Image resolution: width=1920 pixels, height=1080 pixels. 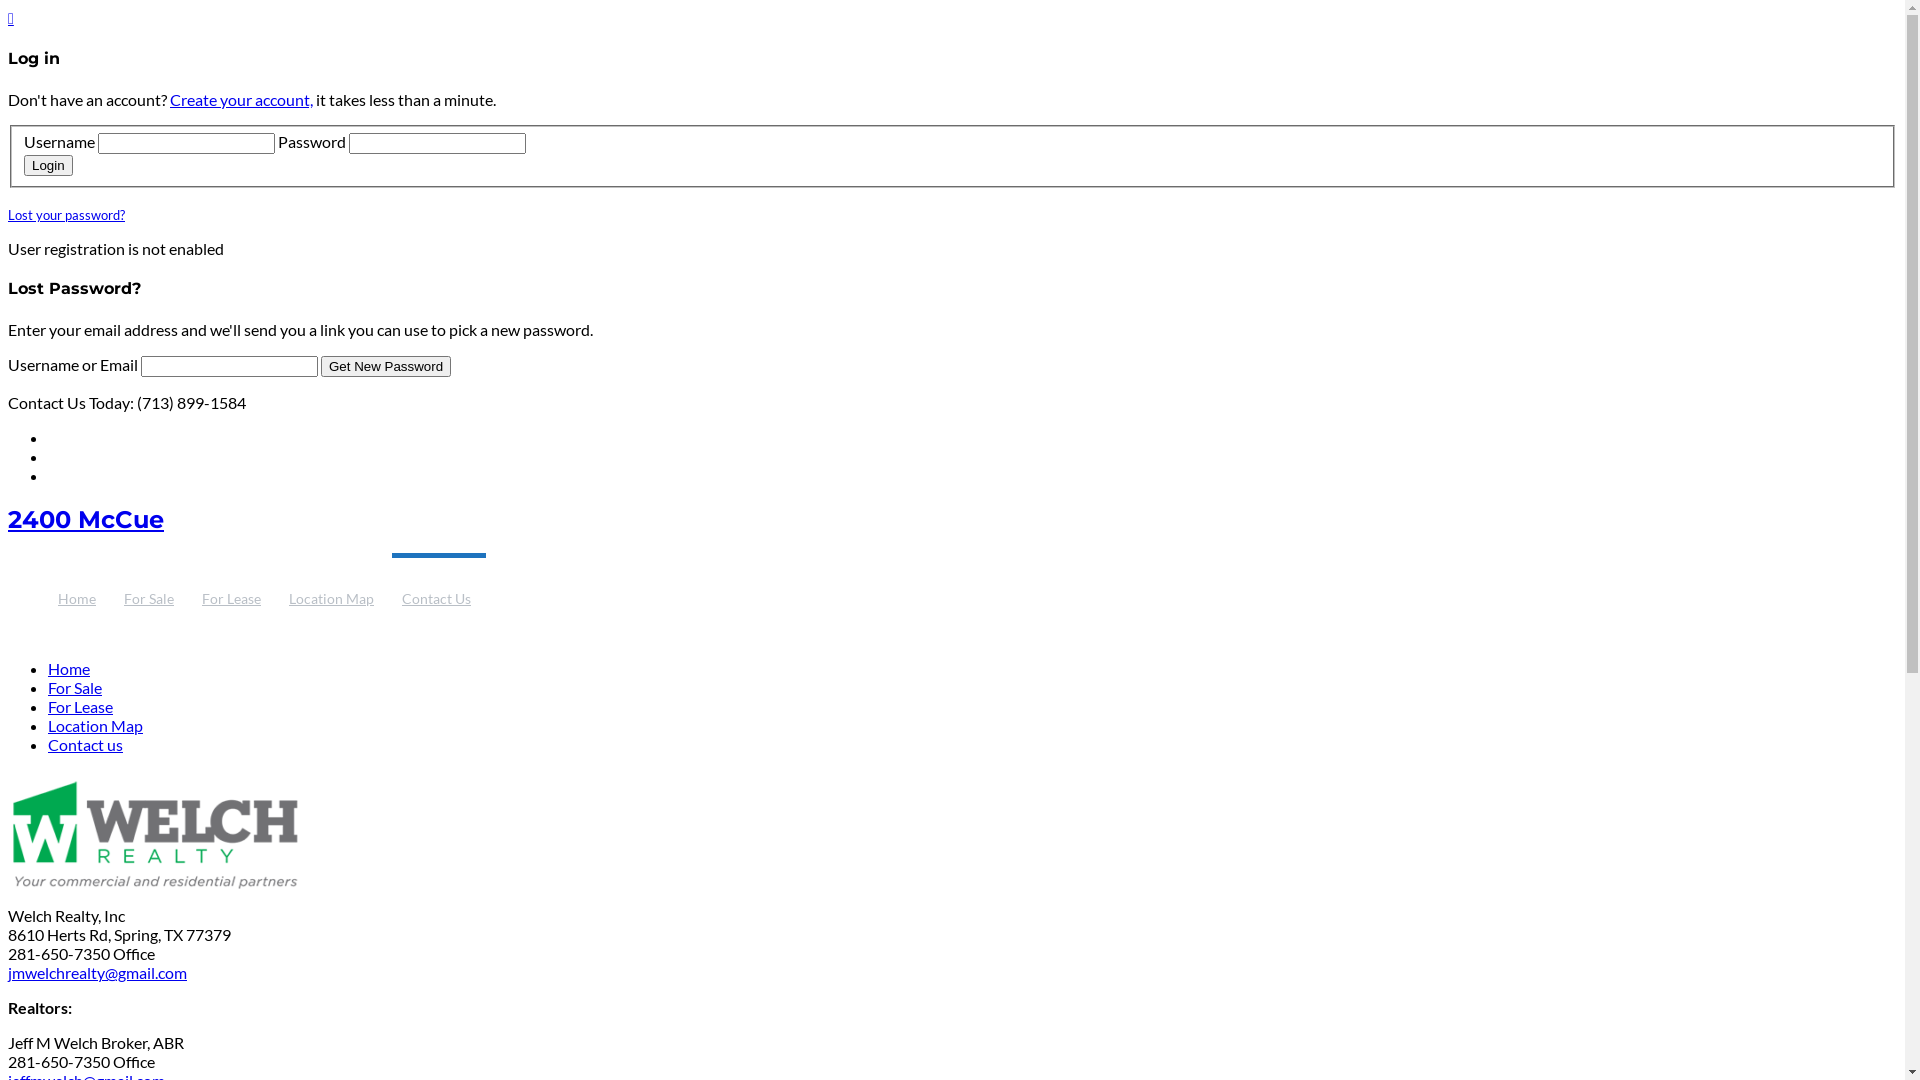 I want to click on 'Create your account,', so click(x=240, y=99).